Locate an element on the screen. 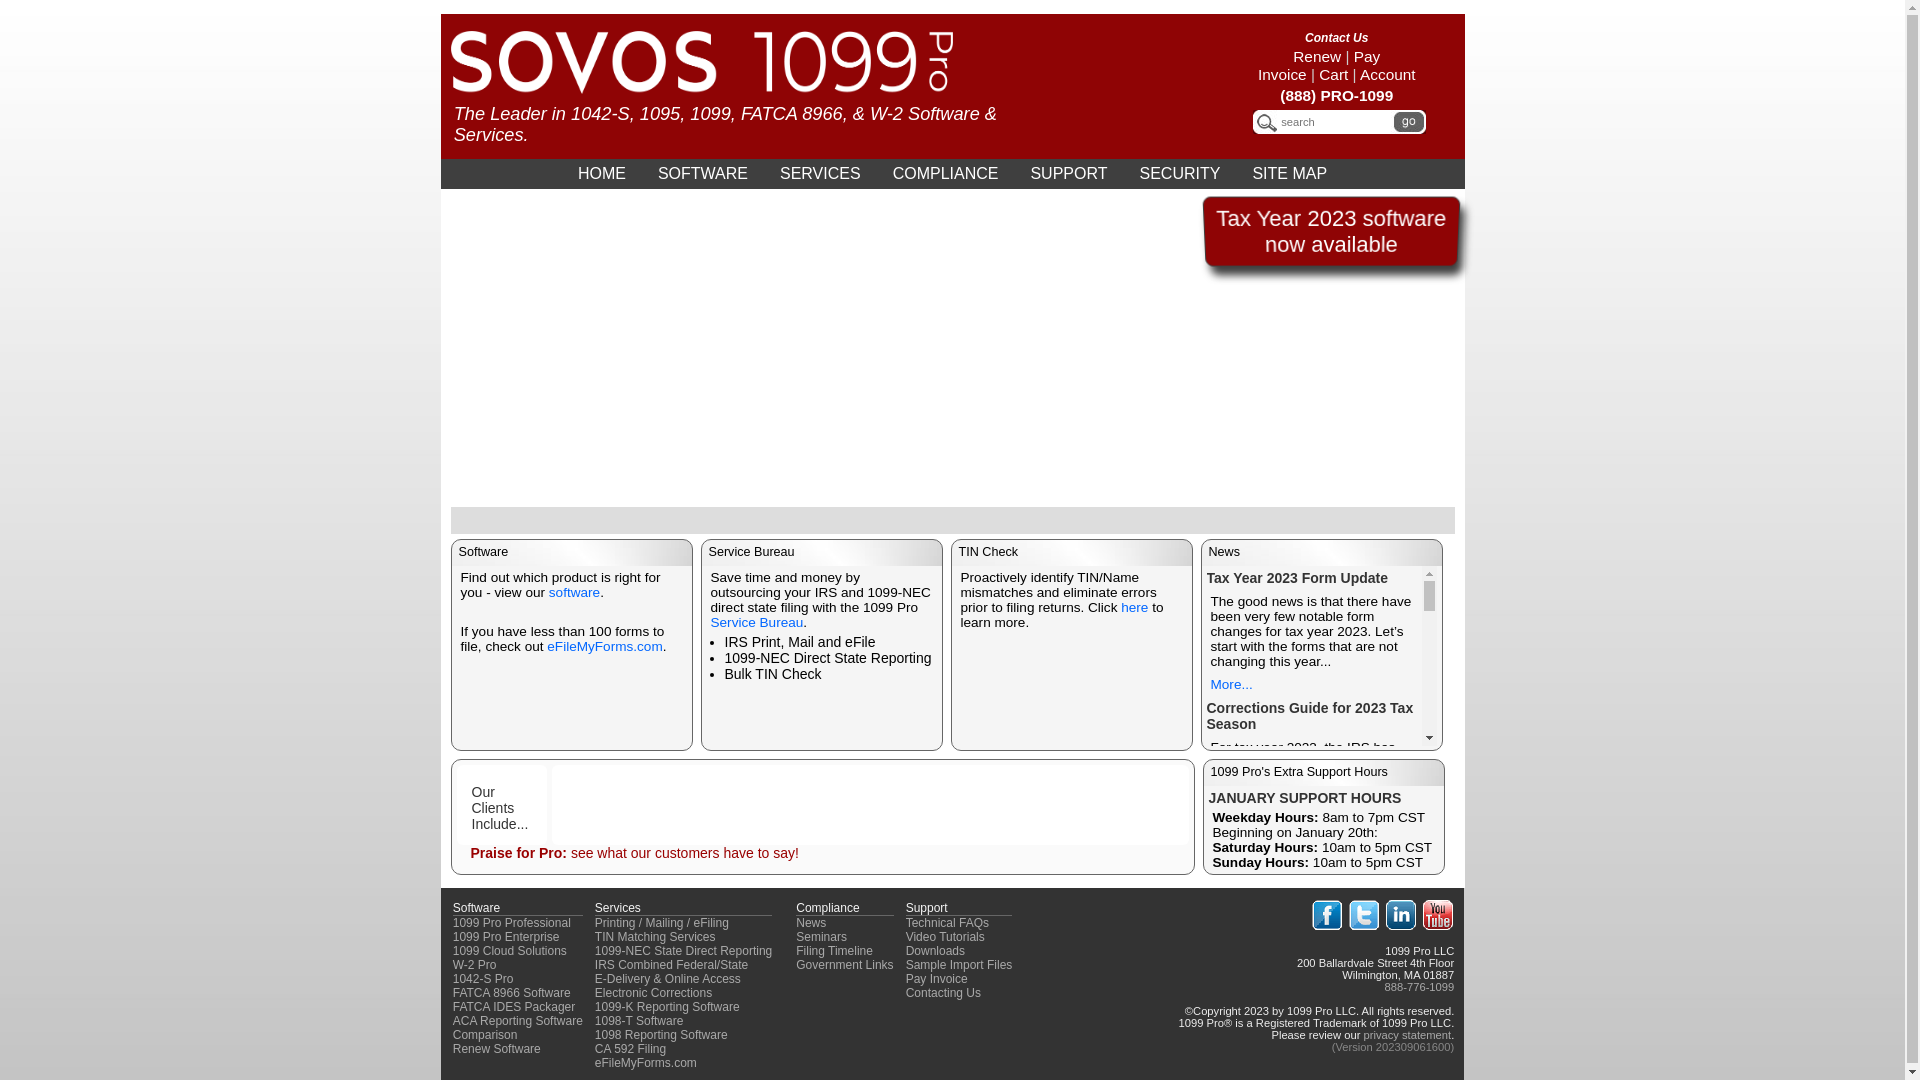 The height and width of the screenshot is (1080, 1920). 'eFileMyForms.com' is located at coordinates (603, 646).